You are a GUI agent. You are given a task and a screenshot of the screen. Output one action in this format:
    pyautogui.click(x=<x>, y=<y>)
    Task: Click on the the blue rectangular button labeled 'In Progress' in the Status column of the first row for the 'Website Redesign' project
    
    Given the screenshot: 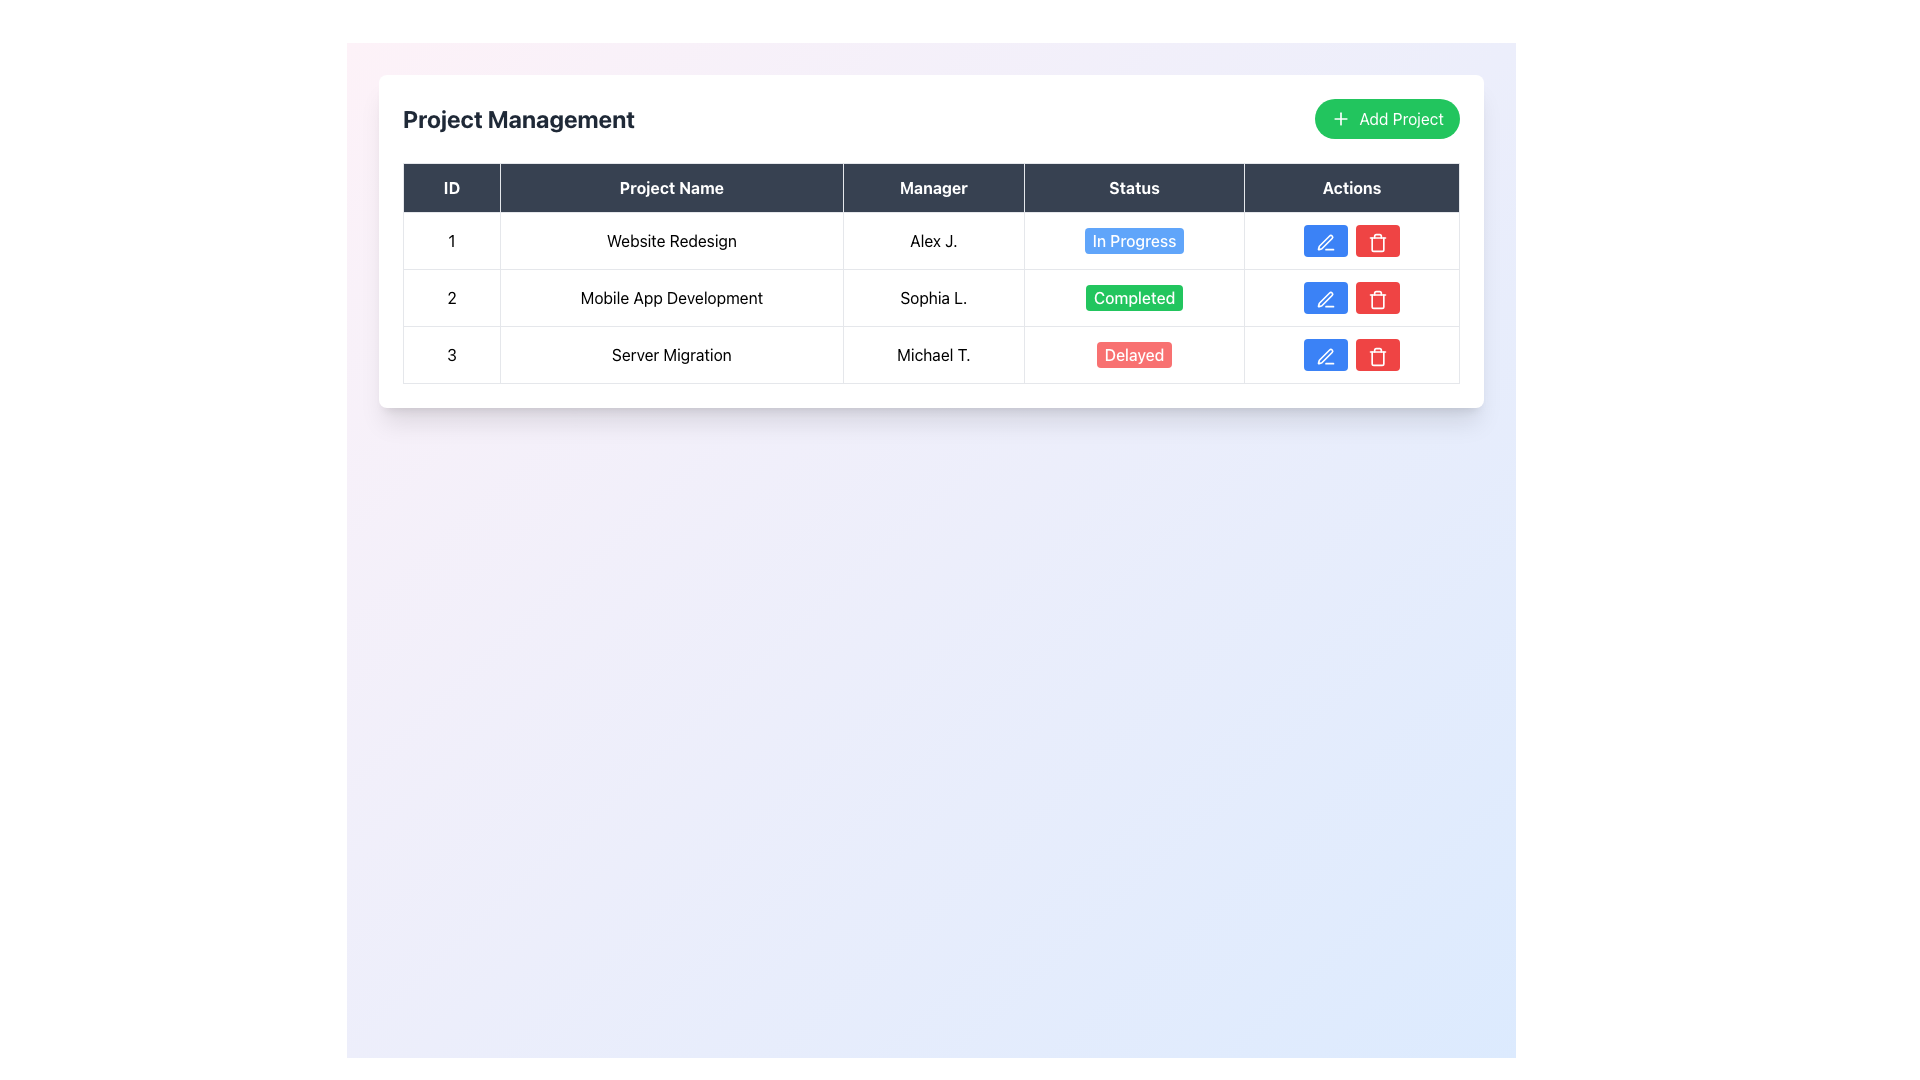 What is the action you would take?
    pyautogui.click(x=1134, y=239)
    